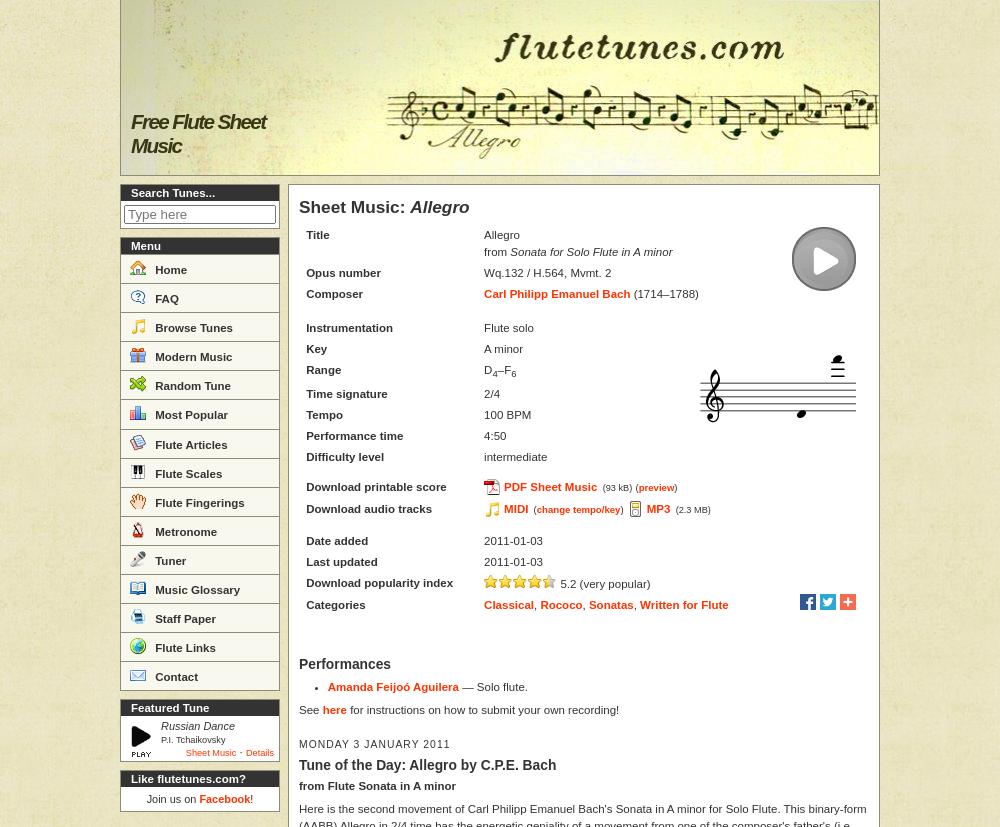 This screenshot has width=1000, height=827. I want to click on 'Instrumentation', so click(348, 327).